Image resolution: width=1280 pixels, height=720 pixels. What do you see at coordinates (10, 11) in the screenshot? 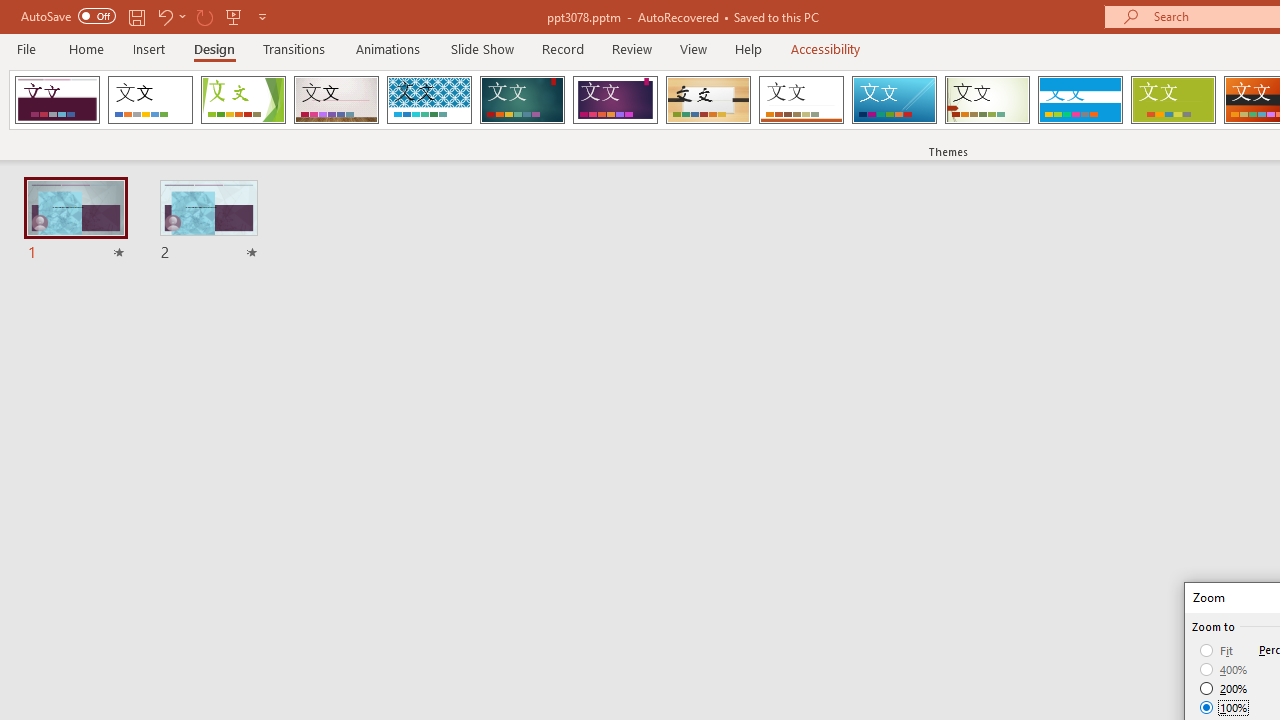
I see `'System'` at bounding box center [10, 11].